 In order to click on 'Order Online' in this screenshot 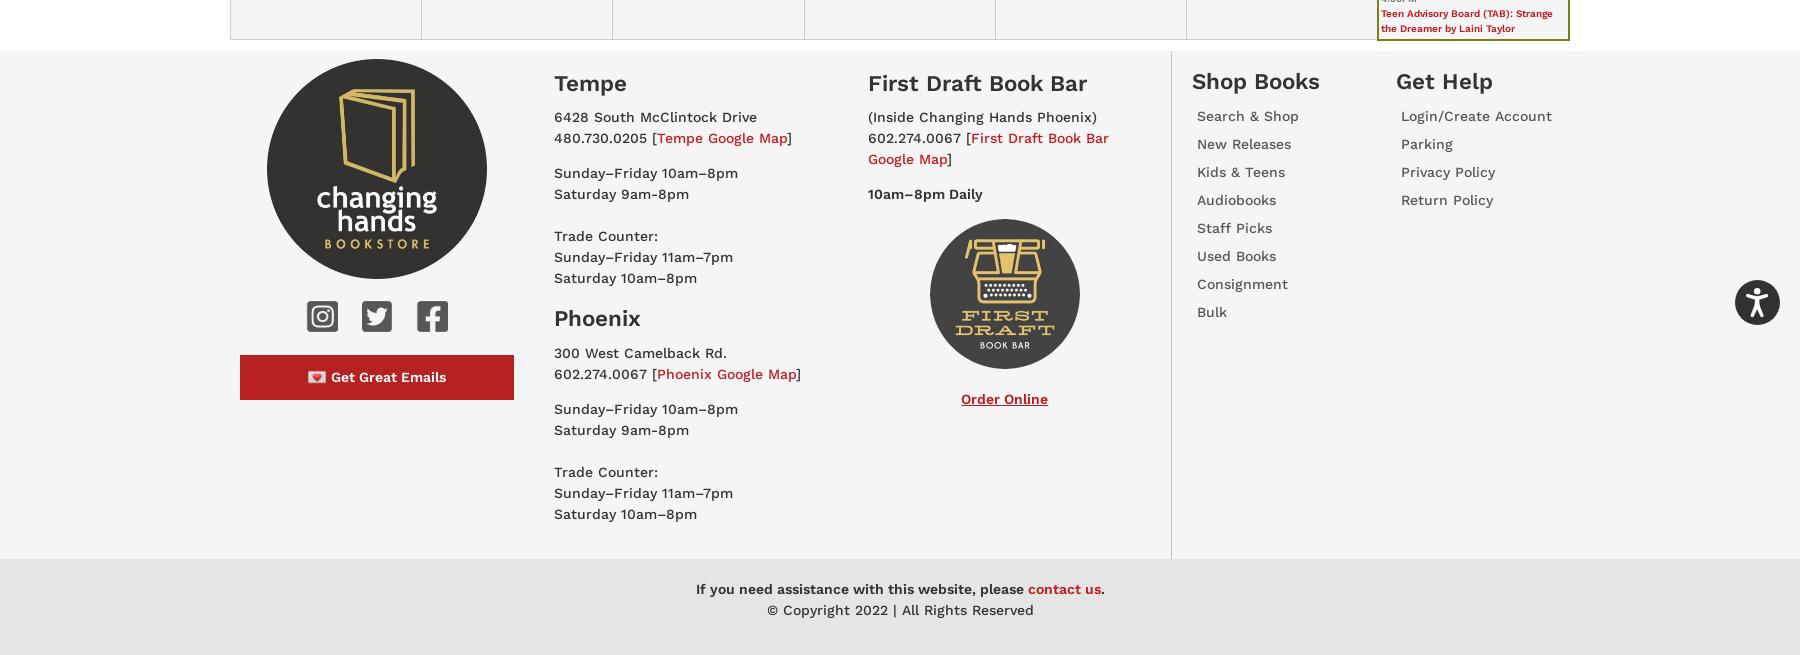, I will do `click(1003, 399)`.